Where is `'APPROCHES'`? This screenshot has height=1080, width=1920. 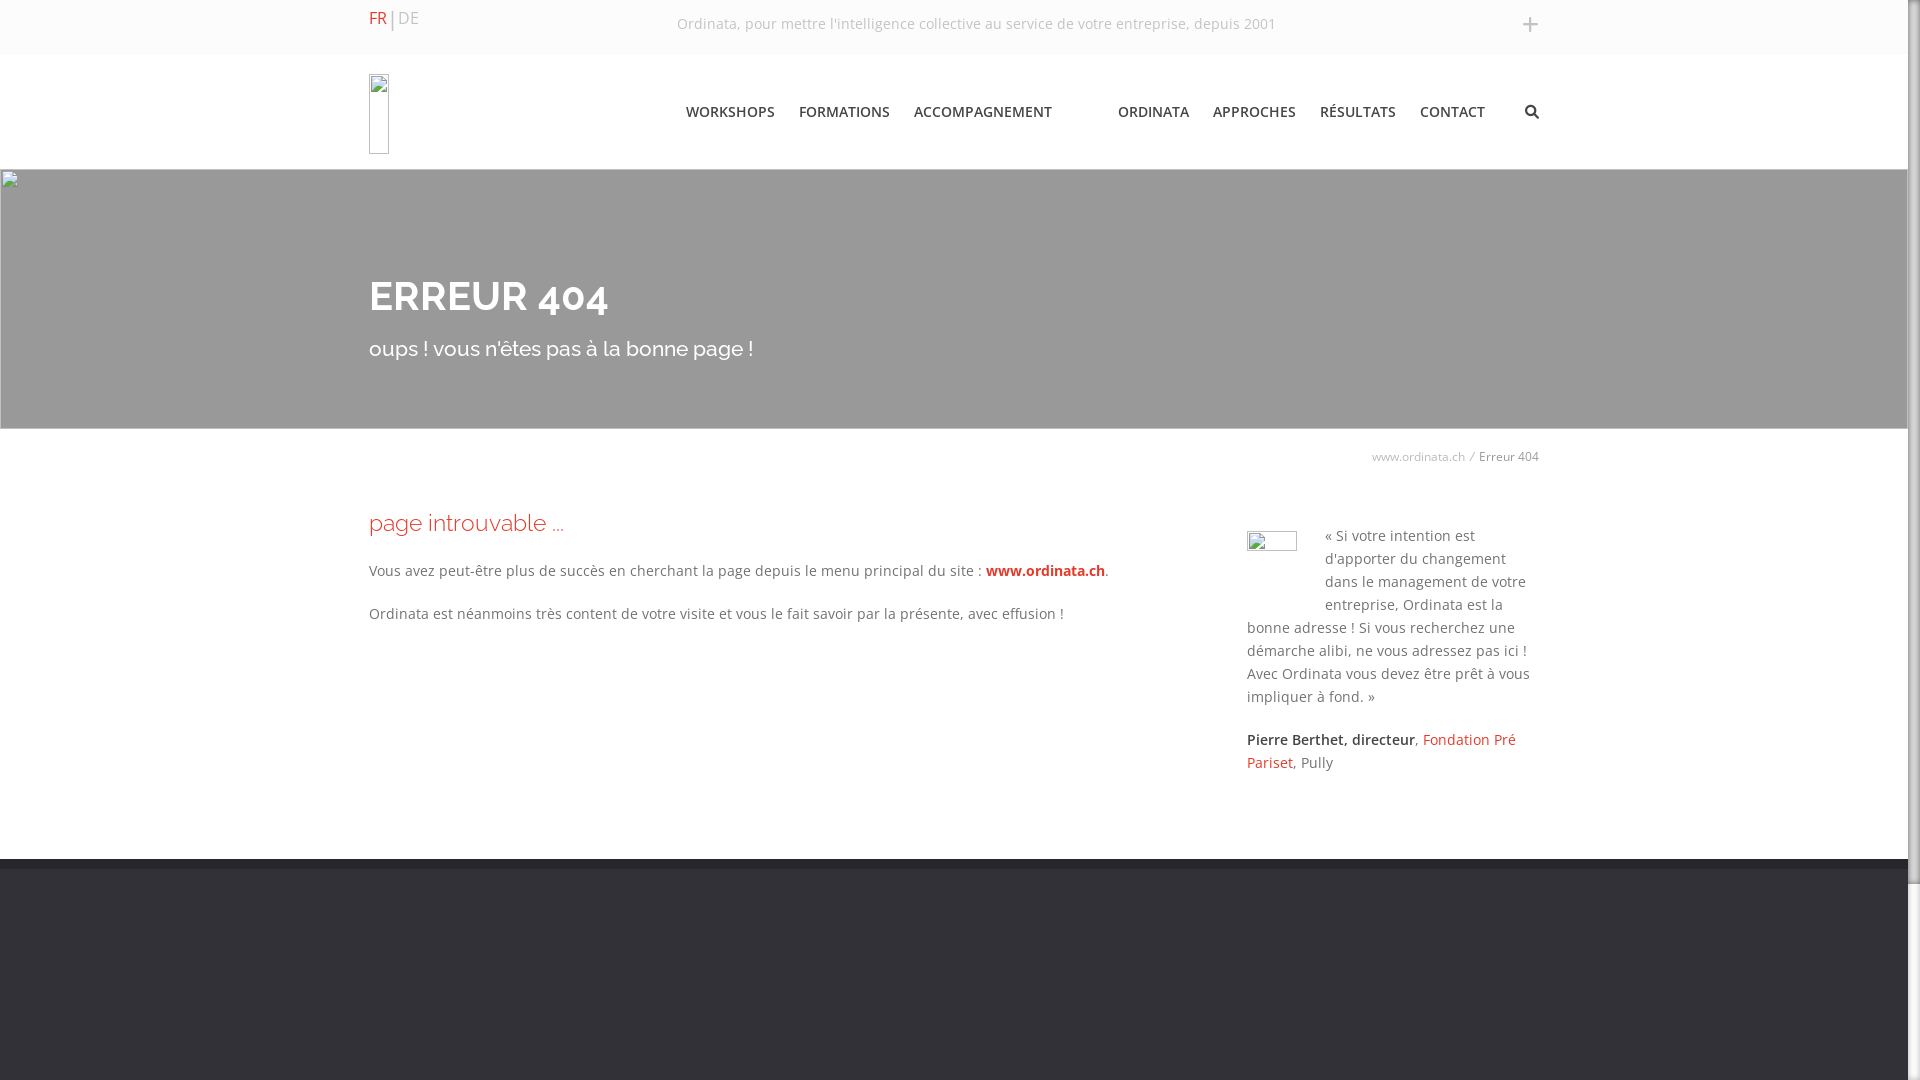
'APPROCHES' is located at coordinates (1257, 111).